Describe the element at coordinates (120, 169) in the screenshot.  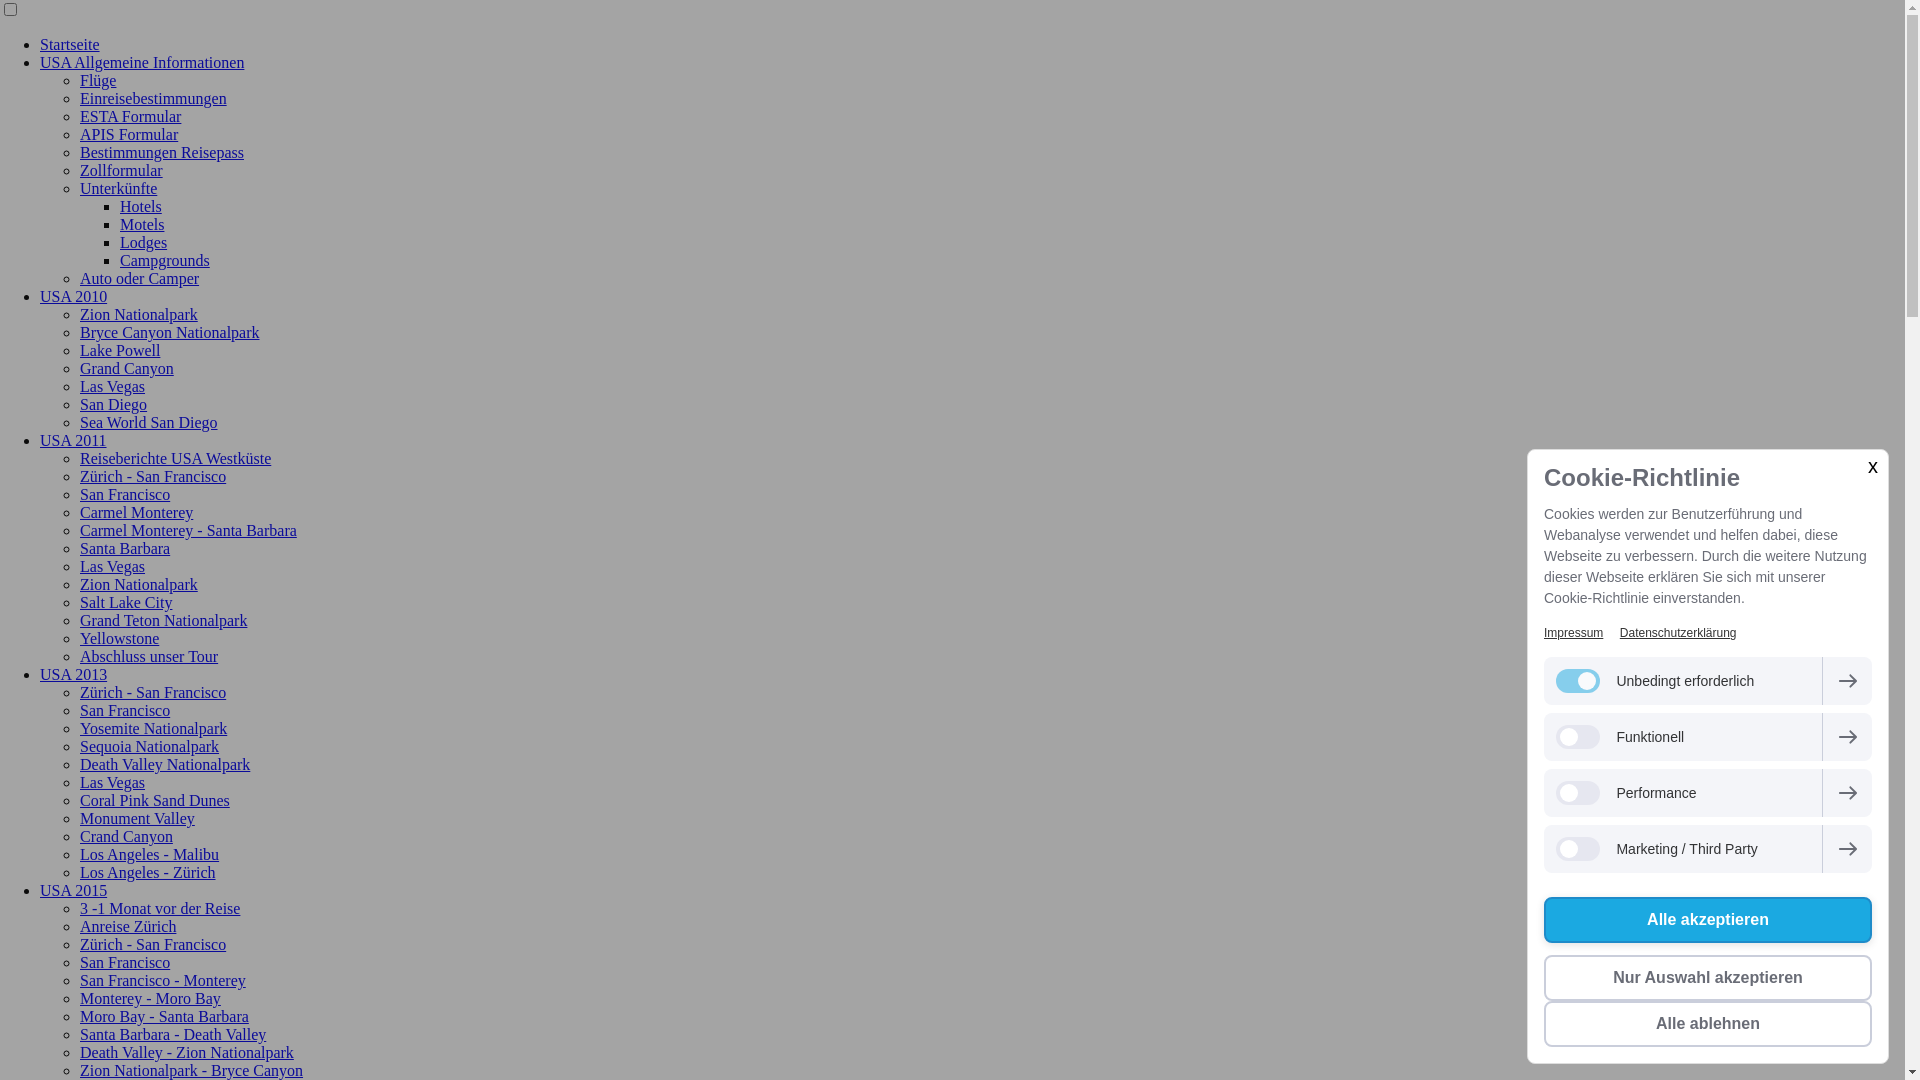
I see `'Zollformular'` at that location.